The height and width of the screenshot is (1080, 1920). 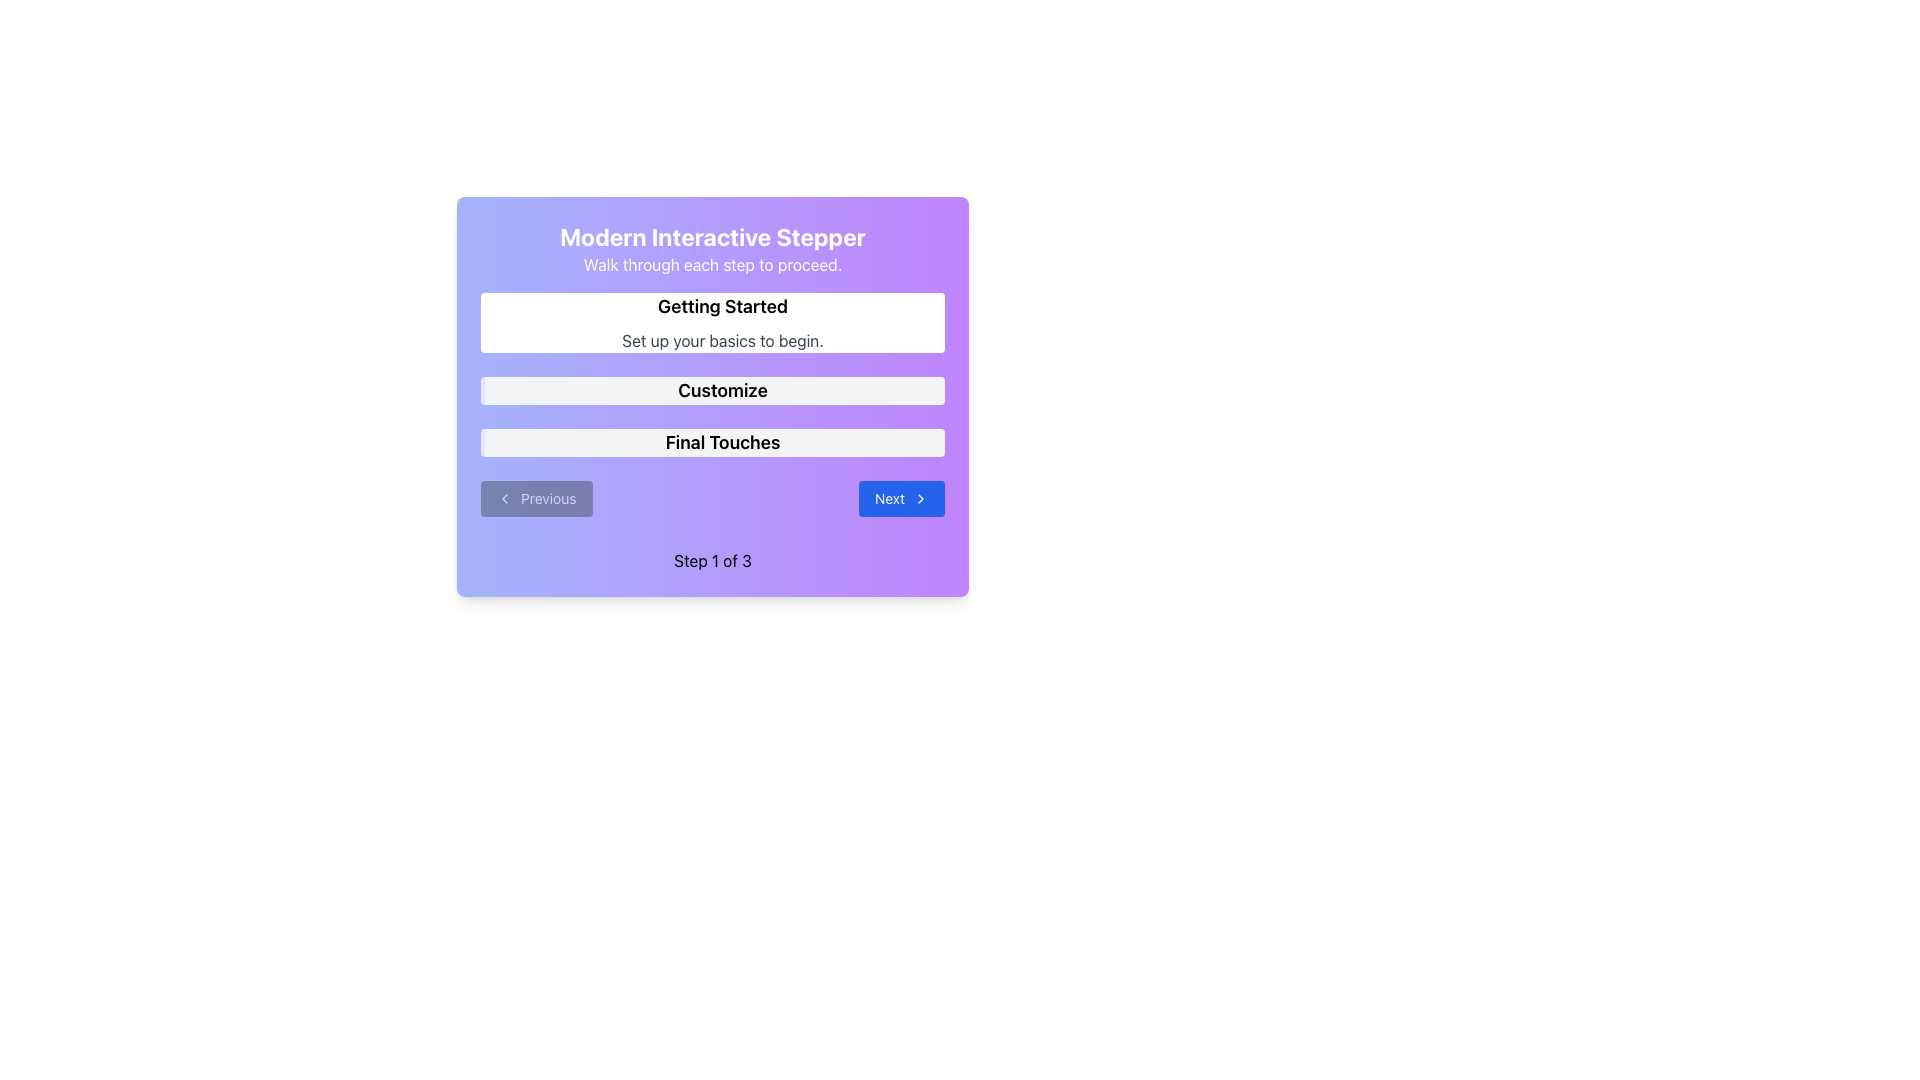 I want to click on the second step button in the vertical layout, so click(x=713, y=397).